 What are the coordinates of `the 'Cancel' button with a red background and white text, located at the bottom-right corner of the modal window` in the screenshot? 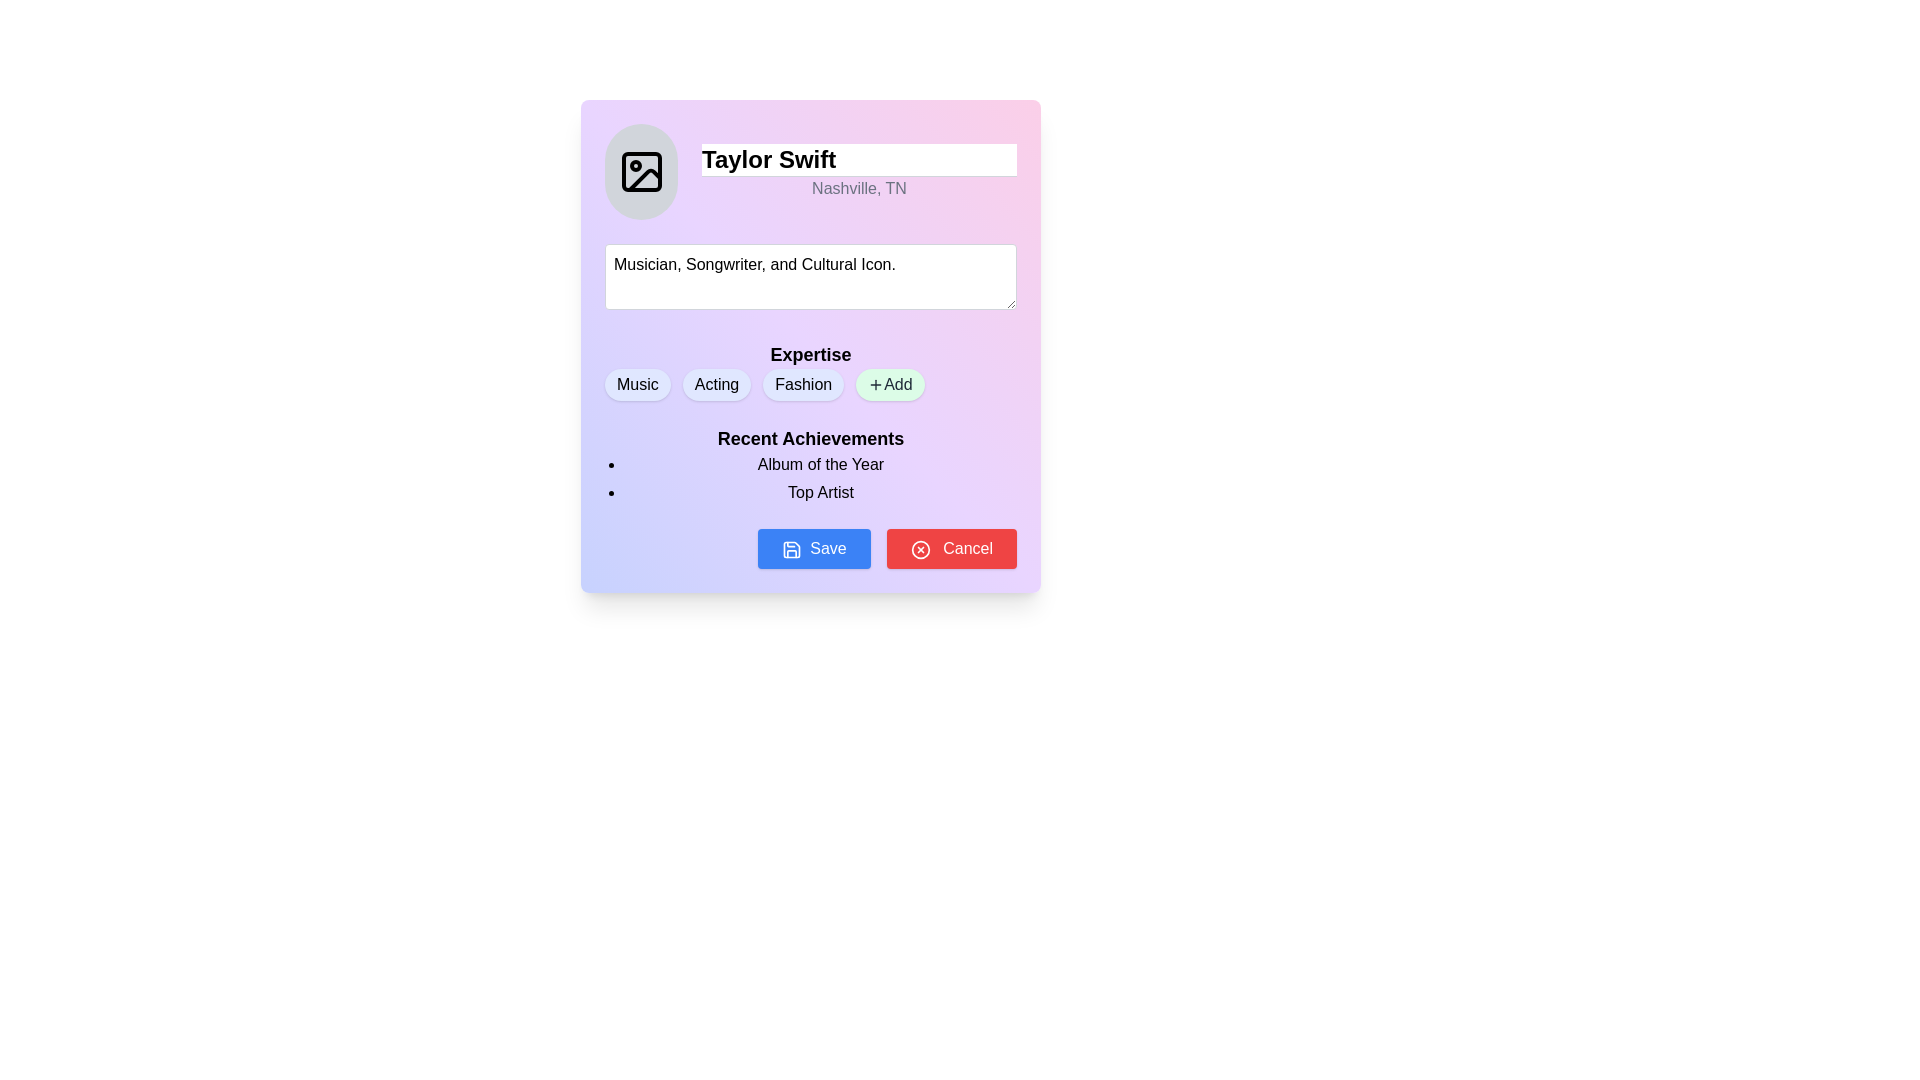 It's located at (950, 548).